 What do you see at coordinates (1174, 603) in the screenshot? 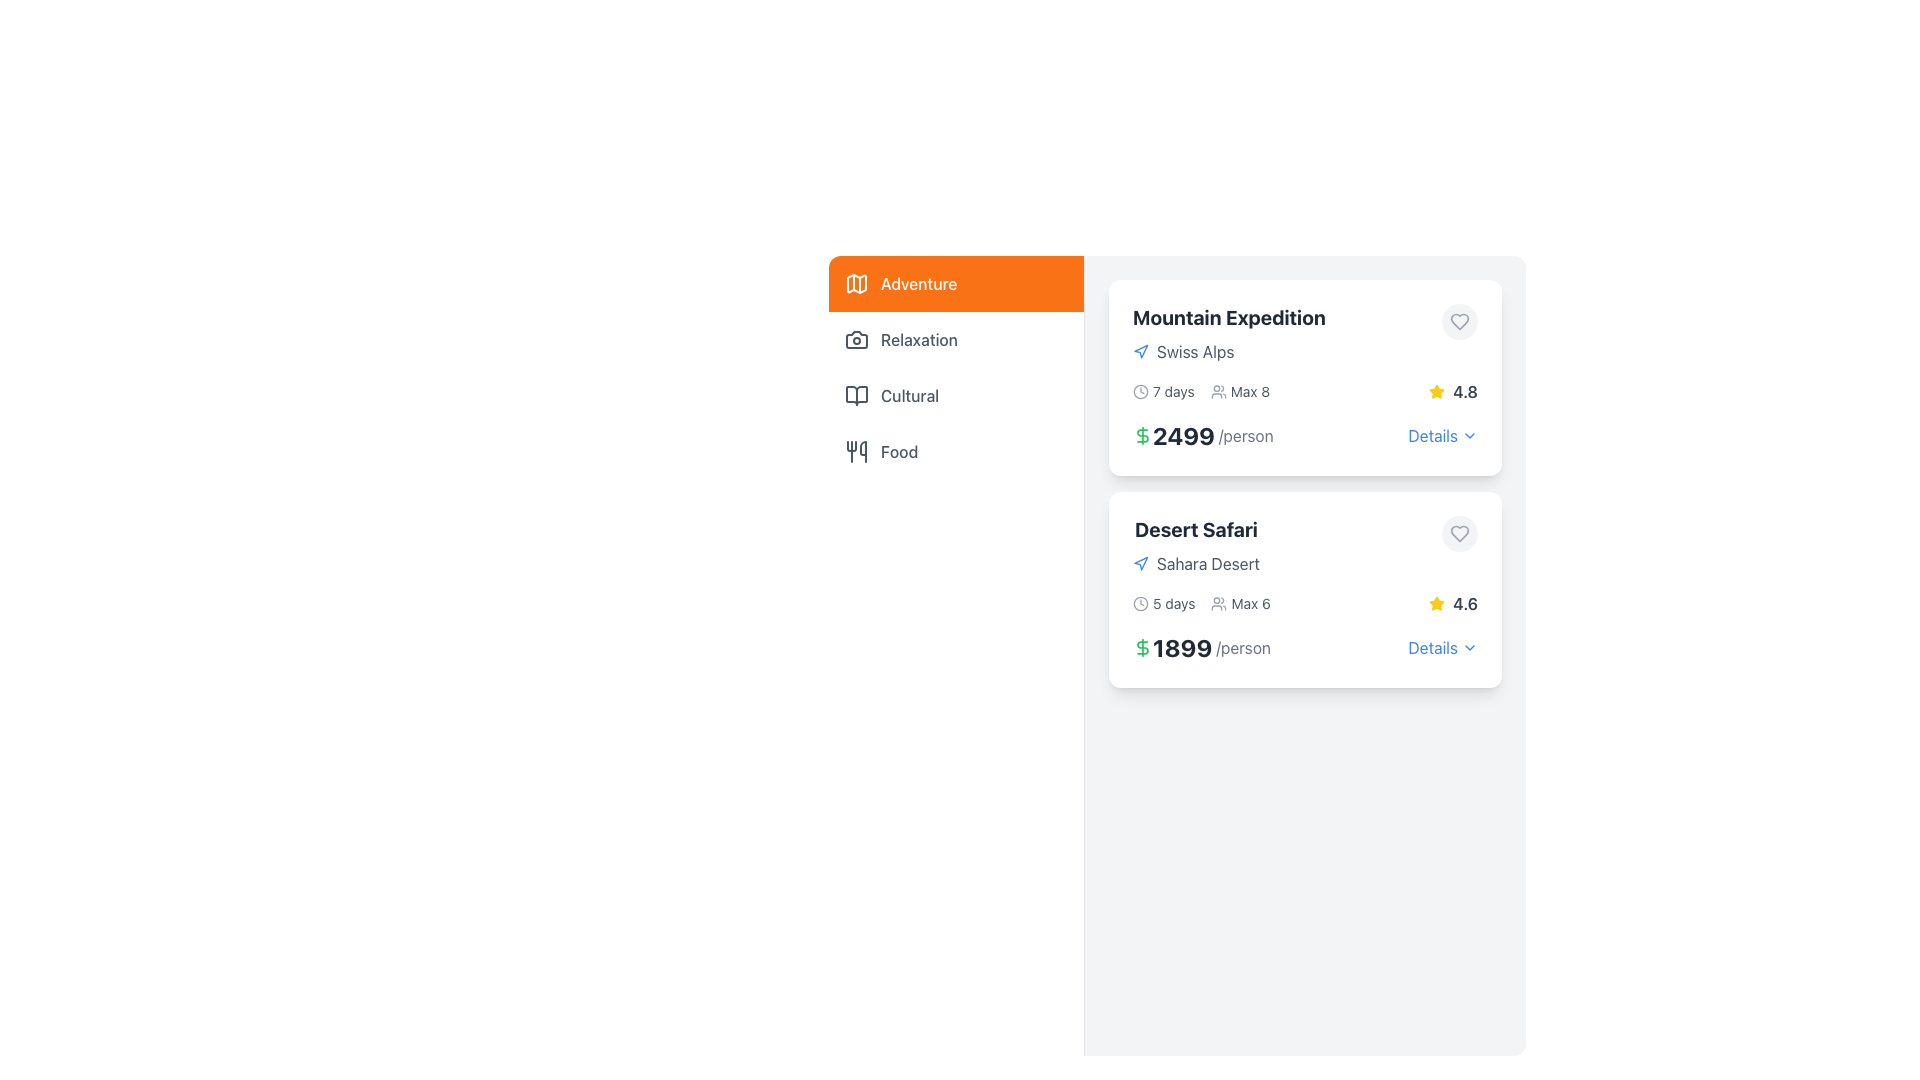
I see `the static text label that displays '5 days', which is located within the description section of the 'Desert Safari' card, near a clock icon` at bounding box center [1174, 603].